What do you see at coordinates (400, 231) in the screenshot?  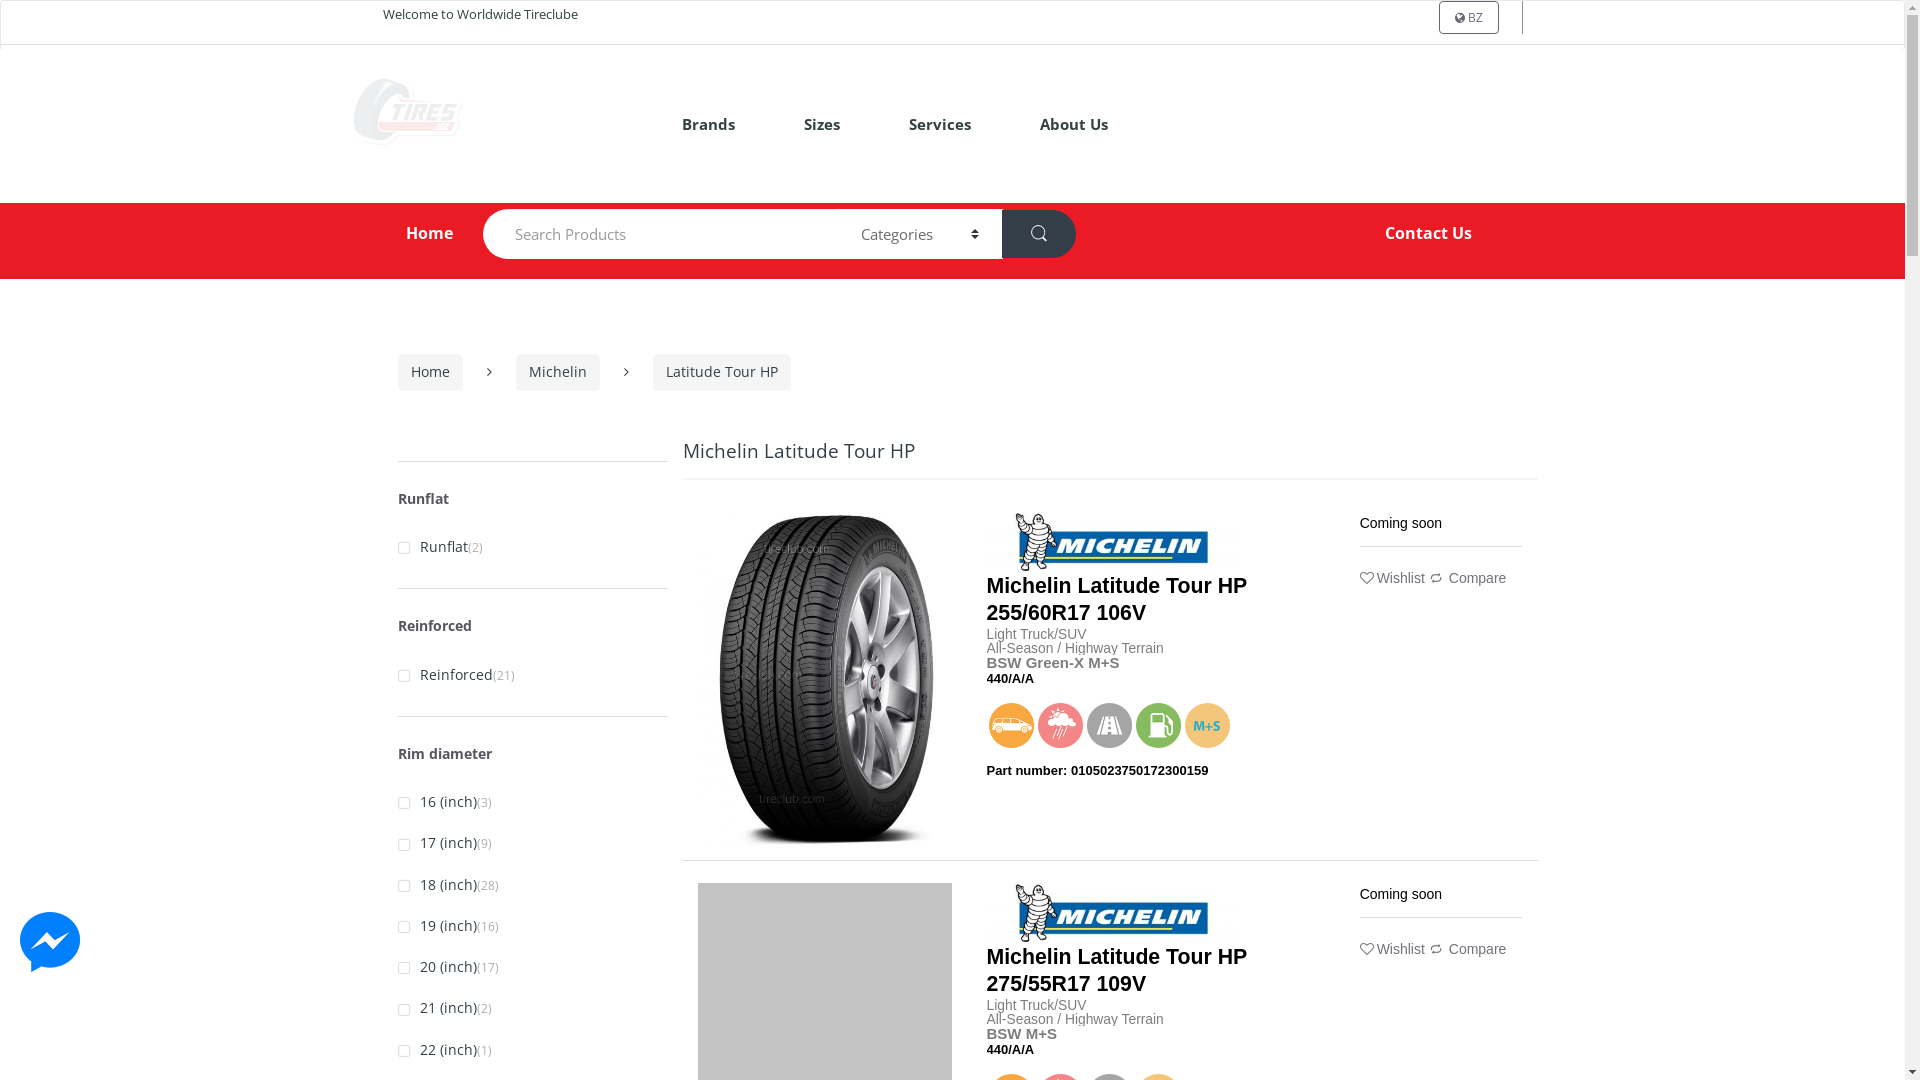 I see `'Home'` at bounding box center [400, 231].